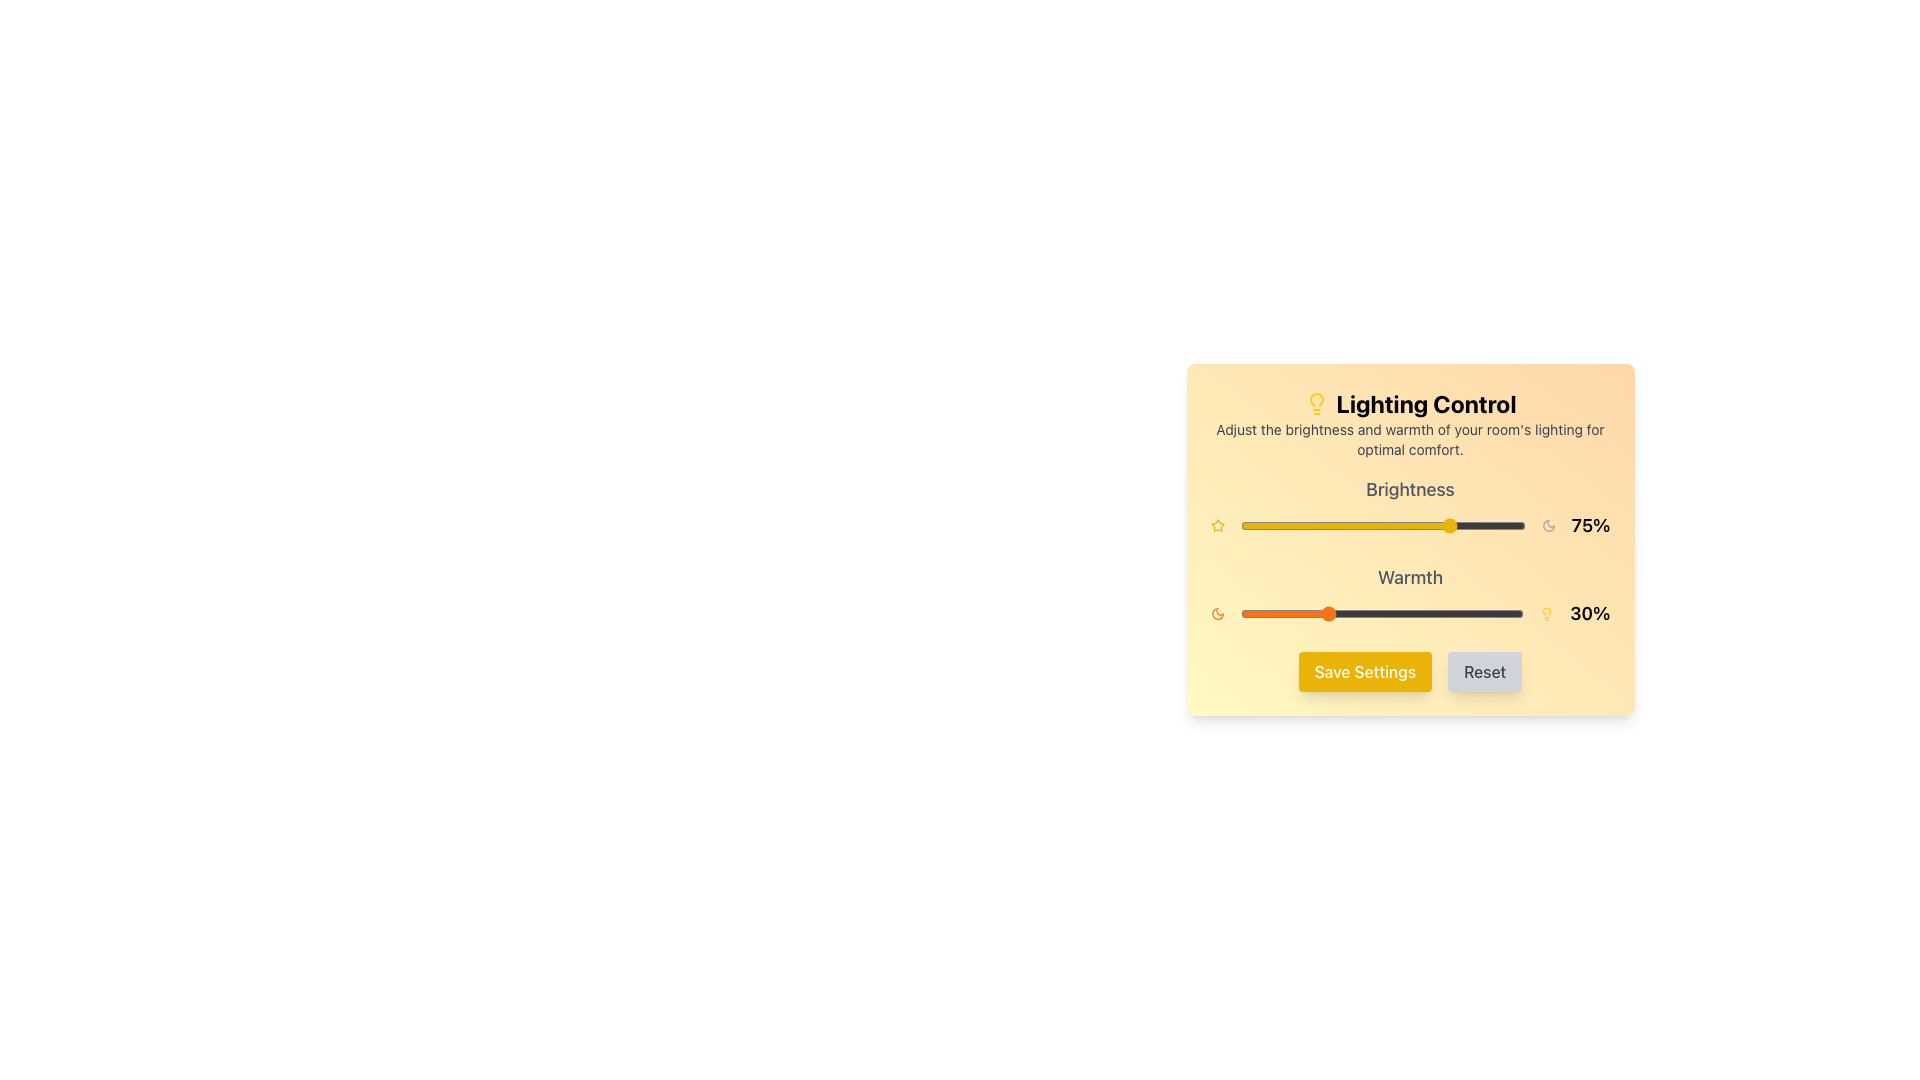 This screenshot has height=1080, width=1920. Describe the element at coordinates (1387, 524) in the screenshot. I see `brightness` at that location.